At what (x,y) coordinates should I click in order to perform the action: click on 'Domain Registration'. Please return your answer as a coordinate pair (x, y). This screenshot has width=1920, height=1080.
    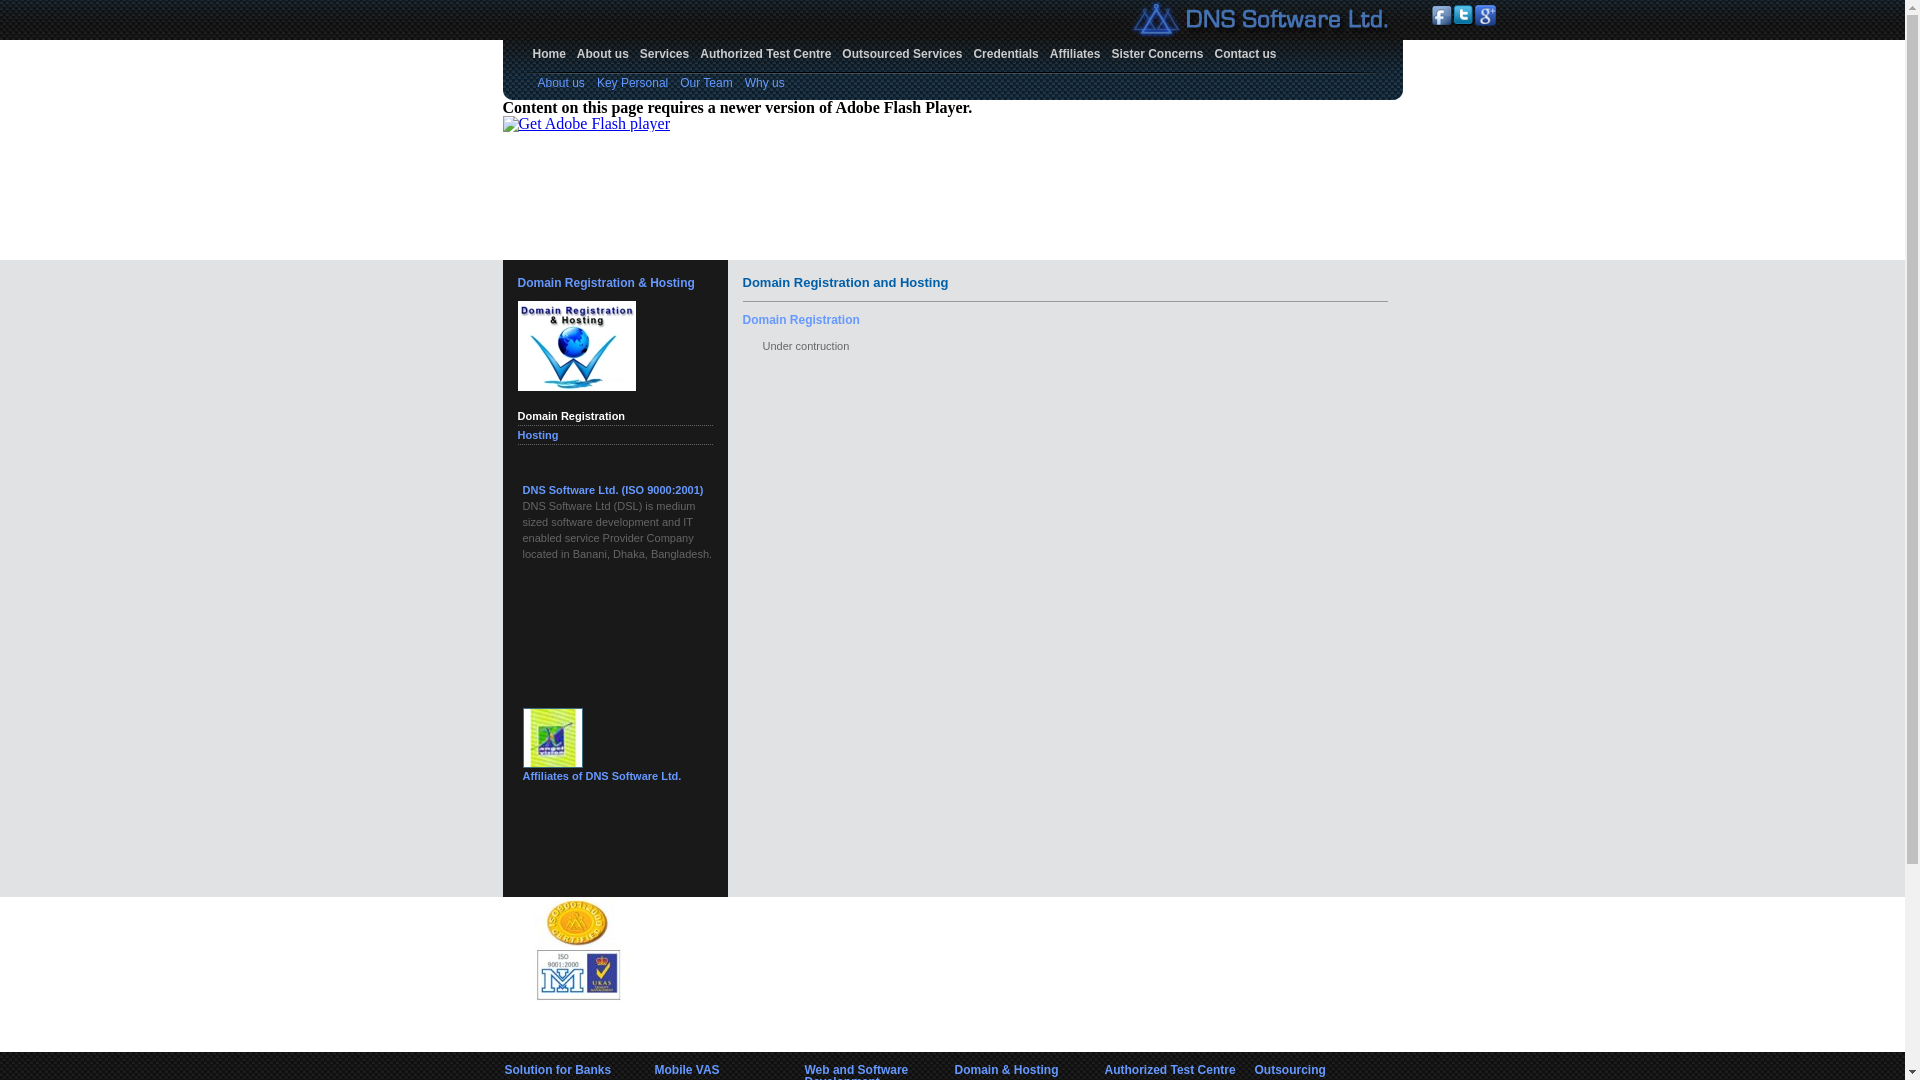
    Looking at the image, I should click on (570, 415).